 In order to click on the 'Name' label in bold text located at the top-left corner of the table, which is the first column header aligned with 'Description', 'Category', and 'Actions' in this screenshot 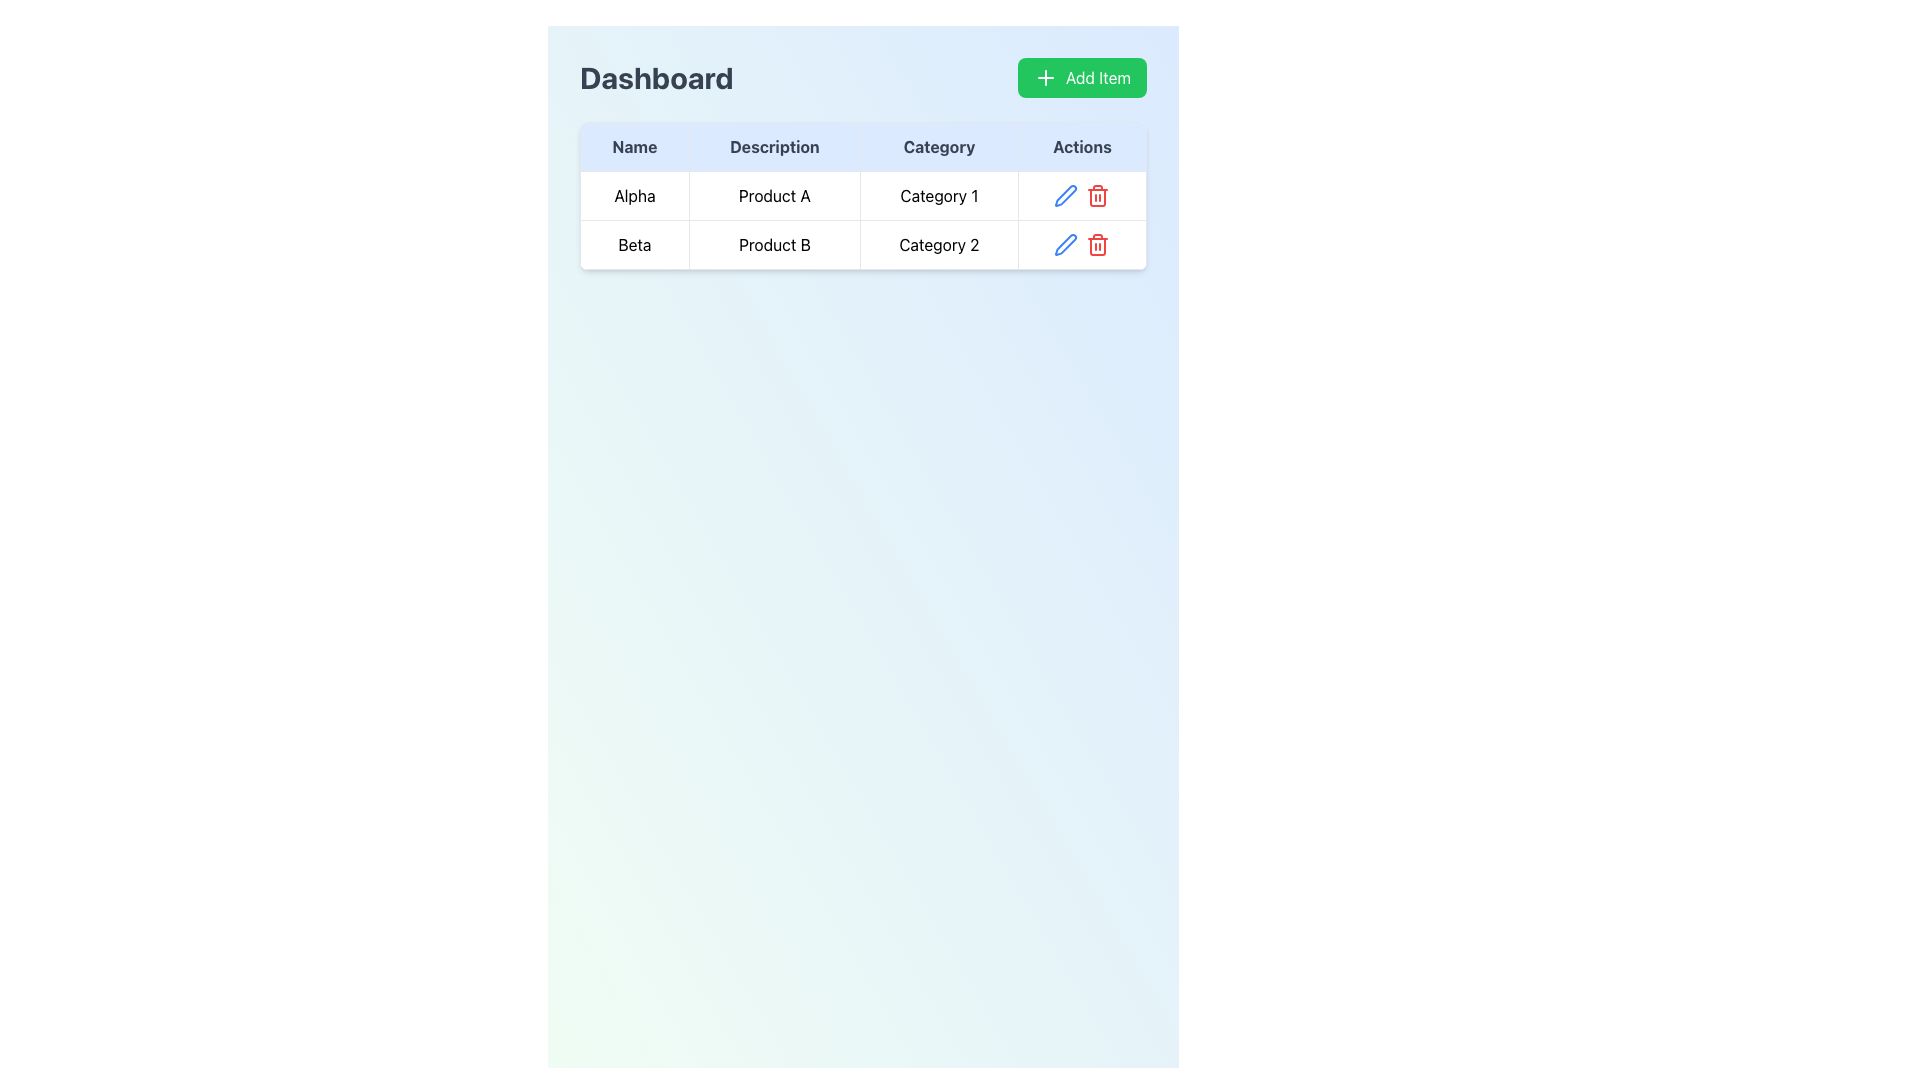, I will do `click(633, 145)`.